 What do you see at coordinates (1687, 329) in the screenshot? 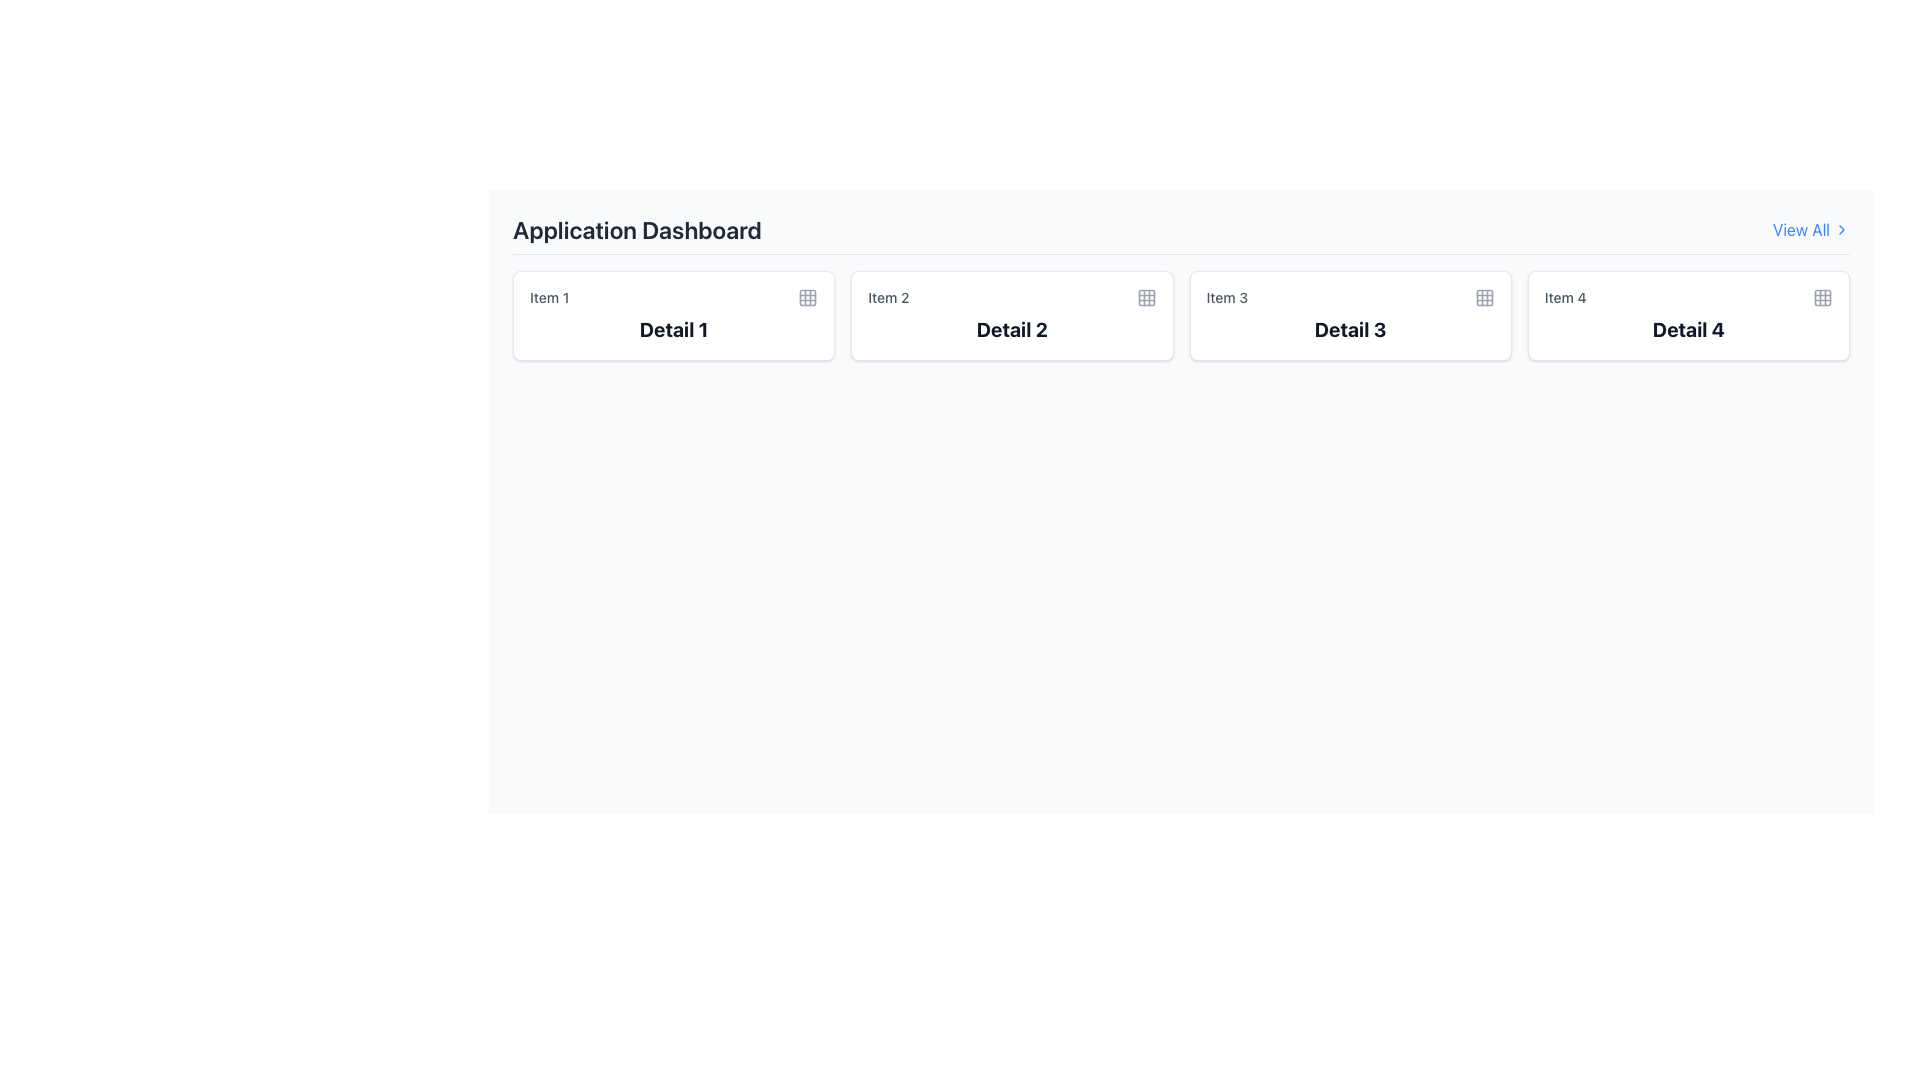
I see `the bold text labeled 'Detail 4' which is centrally positioned in the fourth card from the left in the Application Dashboard layout` at bounding box center [1687, 329].